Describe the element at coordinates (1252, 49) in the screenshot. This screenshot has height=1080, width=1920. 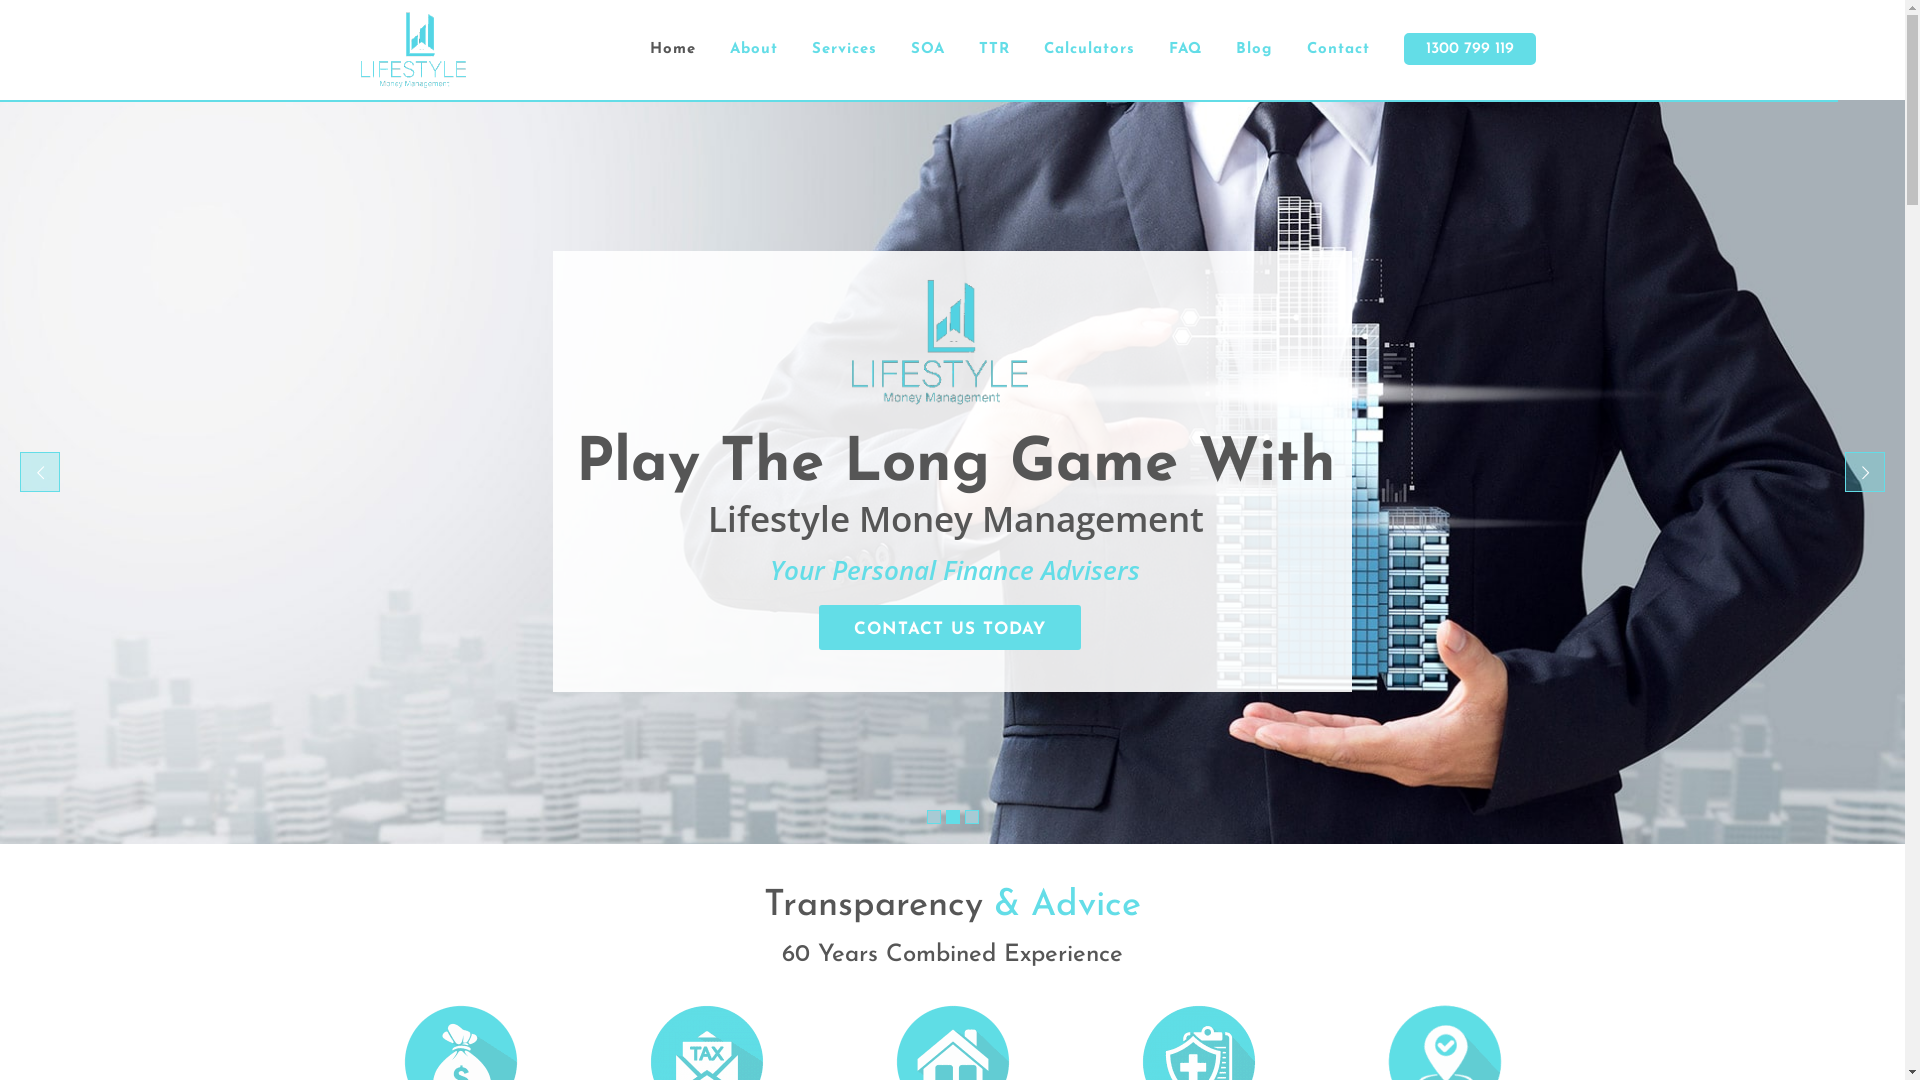
I see `'Blog'` at that location.